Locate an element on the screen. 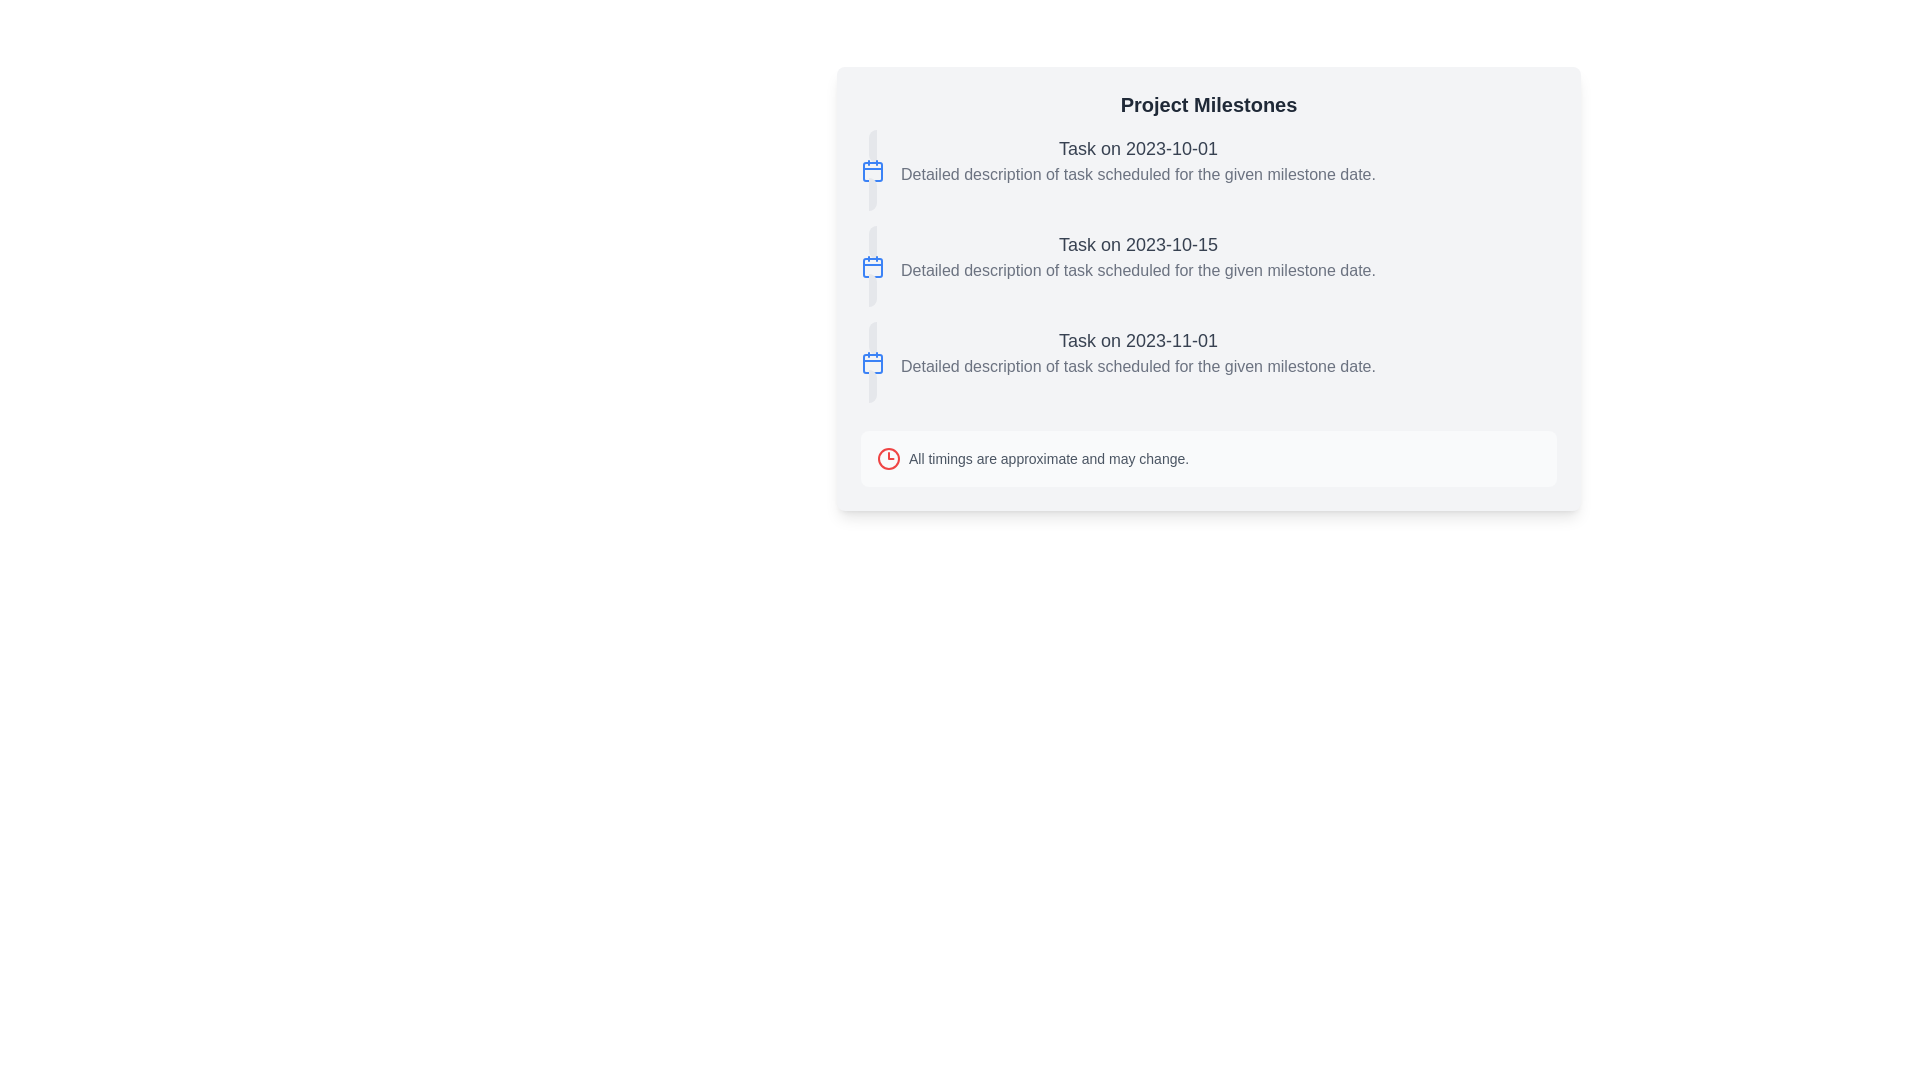 This screenshot has width=1920, height=1080. the warning icon located to the left of the text 'All timings are approximate and may change.' is located at coordinates (887, 459).